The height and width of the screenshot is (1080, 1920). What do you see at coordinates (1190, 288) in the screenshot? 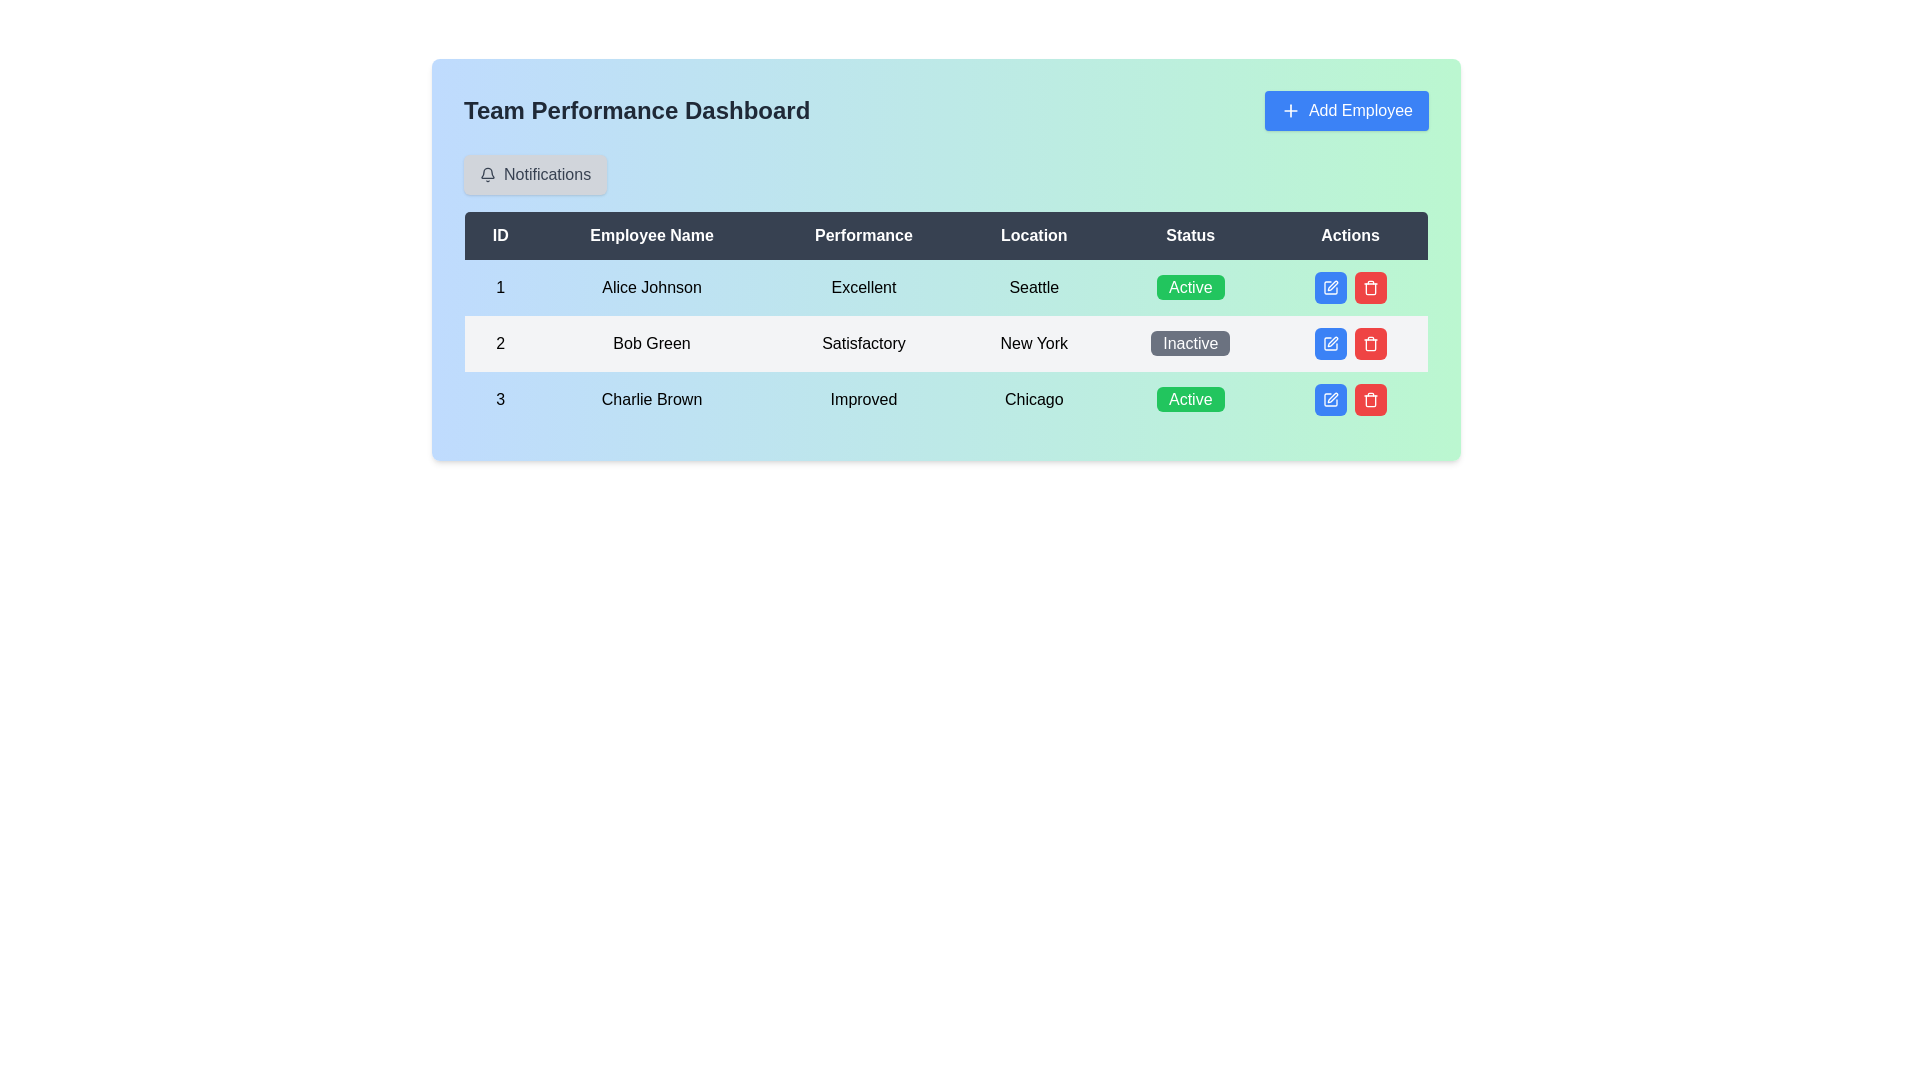
I see `the Status Indicator in the first row of the table that shows 'Active' for Alice Johnson` at bounding box center [1190, 288].